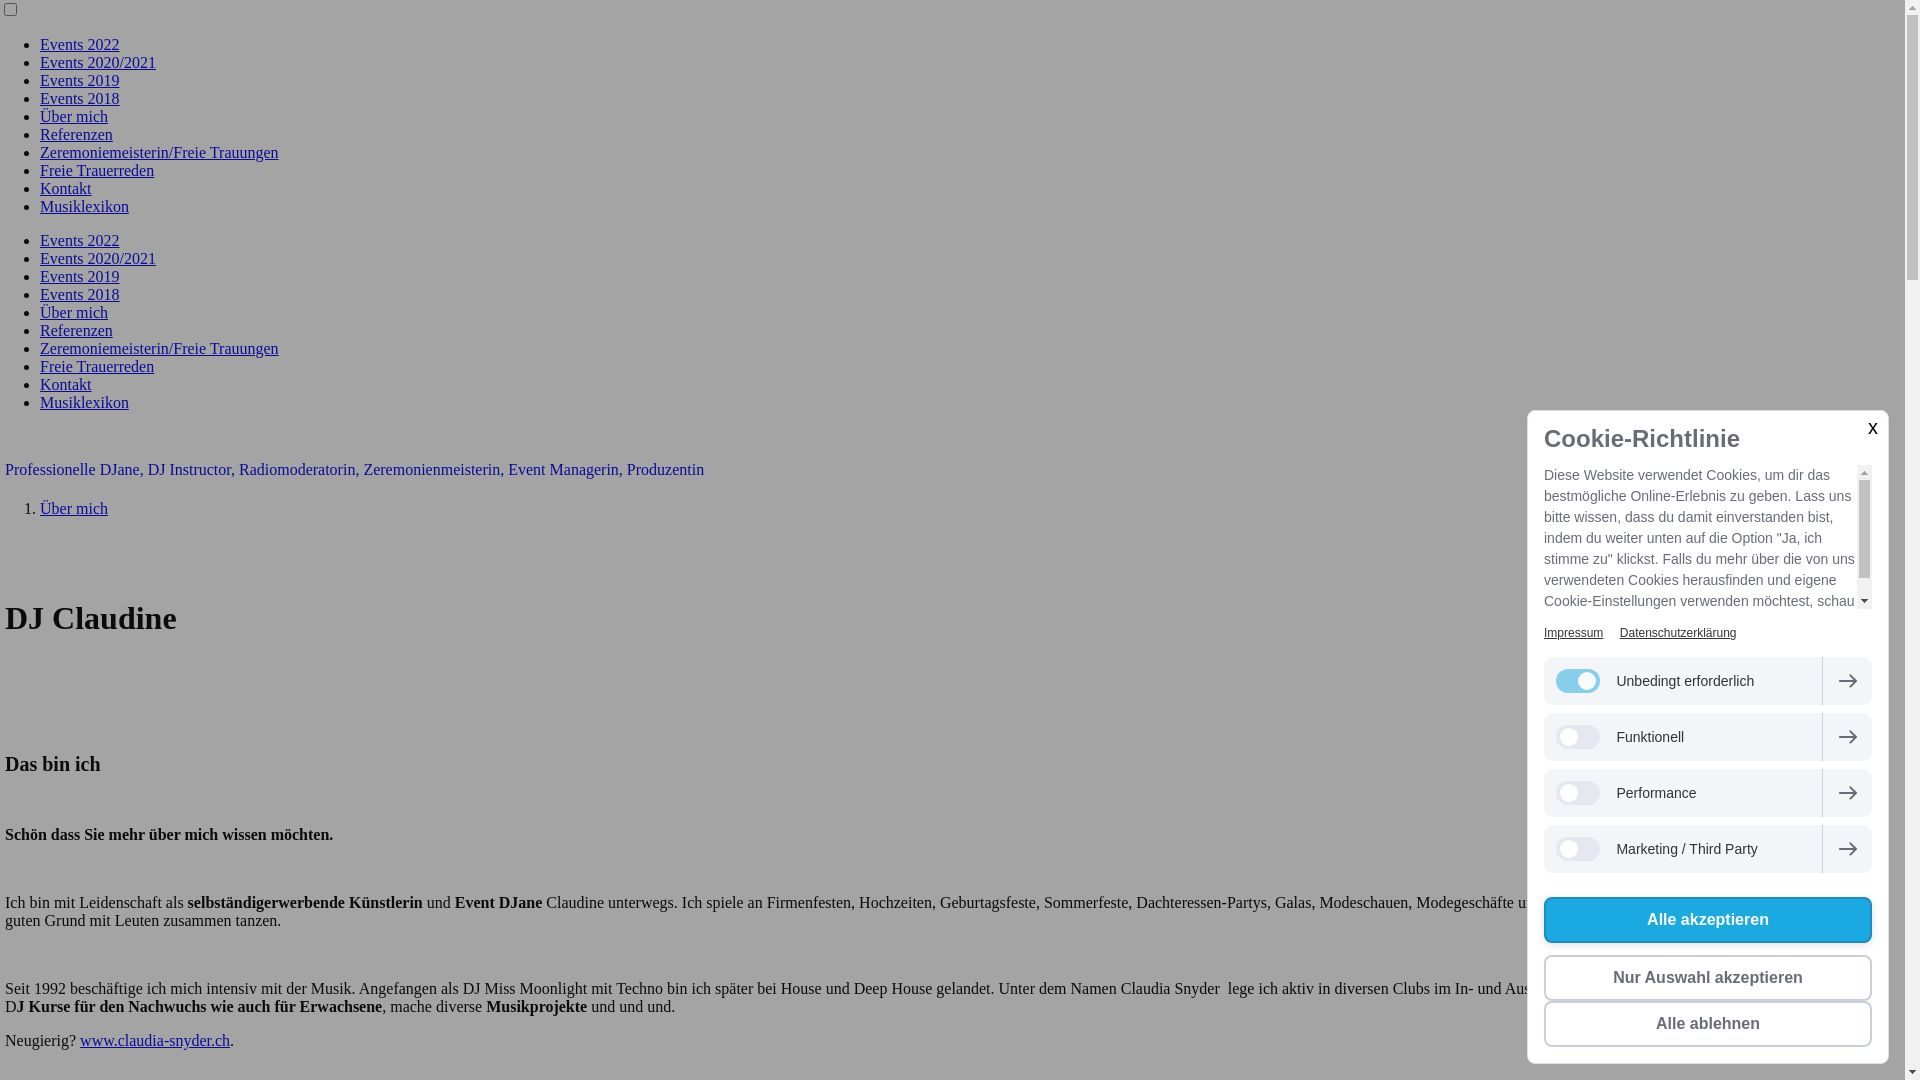 The width and height of the screenshot is (1920, 1080). I want to click on 'Zeremoniemeisterin/Freie Trauungen', so click(158, 347).